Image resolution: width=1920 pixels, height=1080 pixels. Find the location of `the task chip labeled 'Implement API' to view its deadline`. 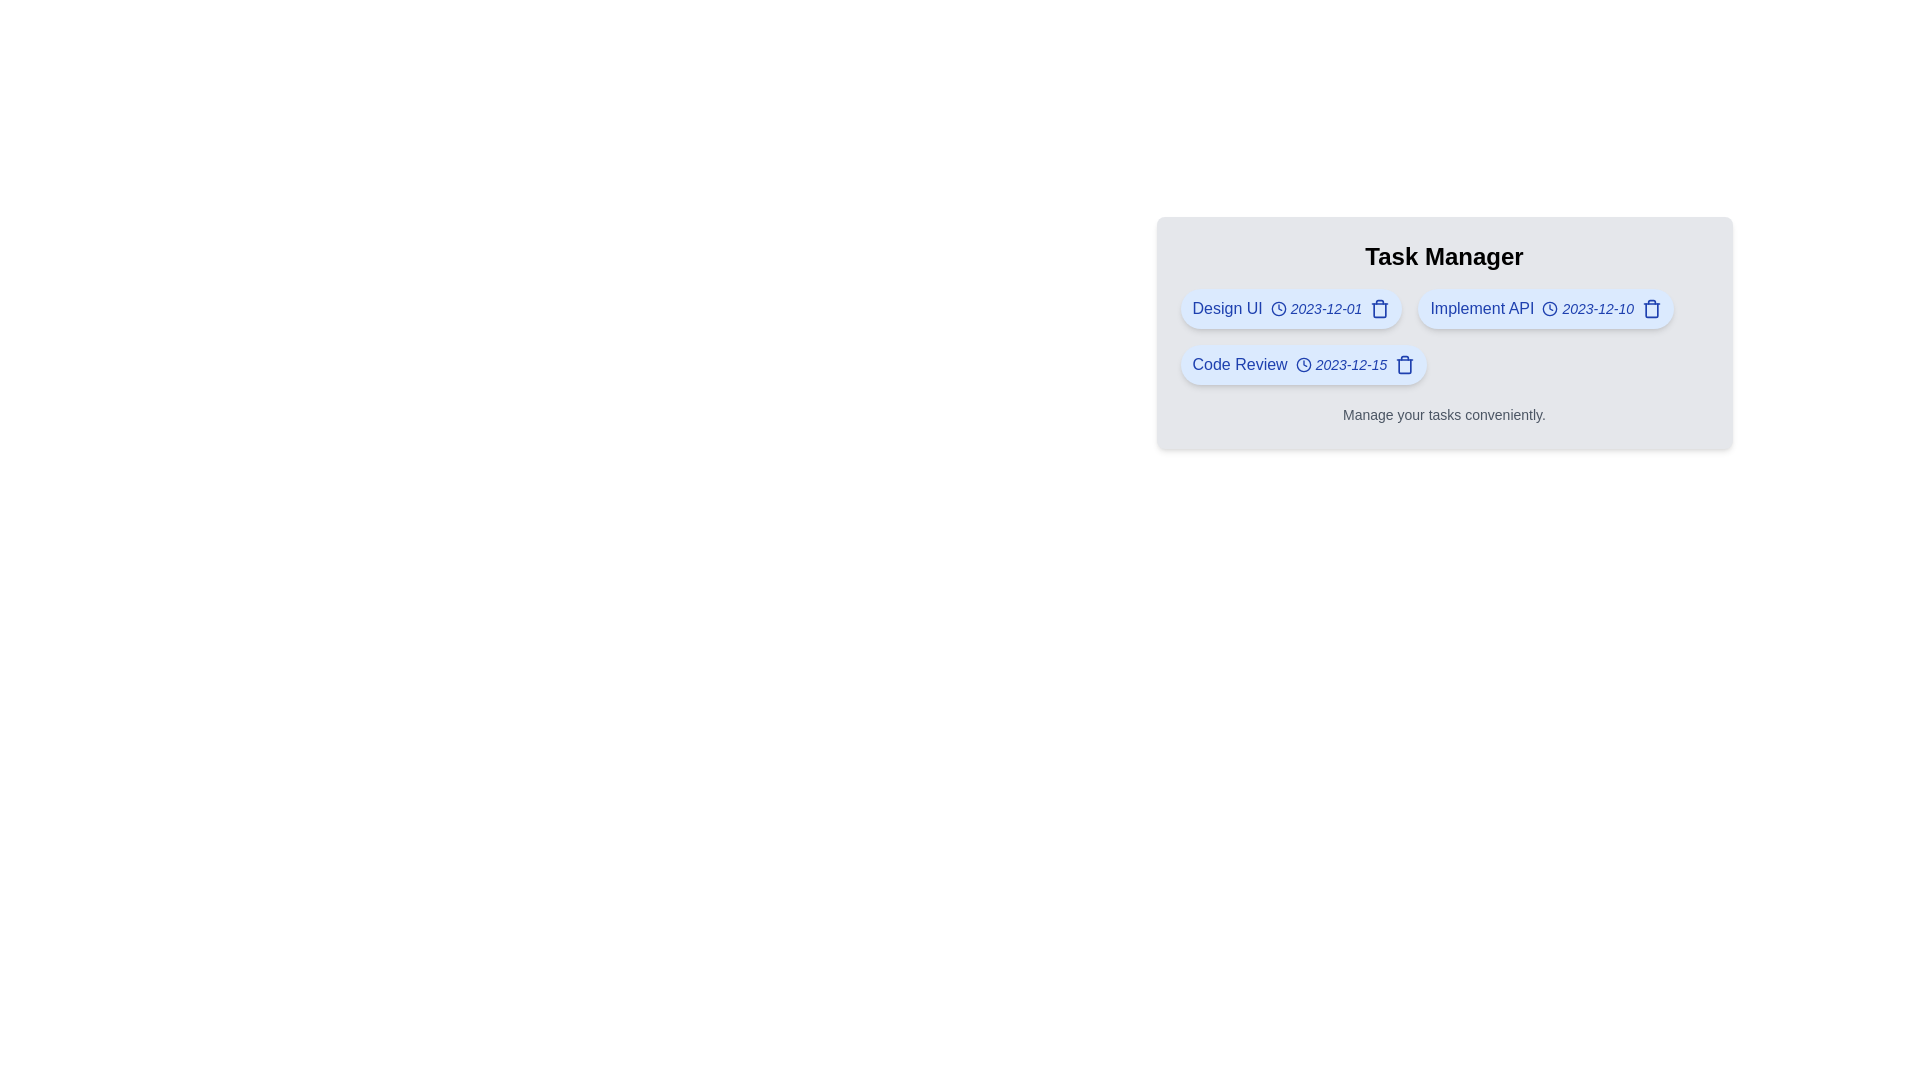

the task chip labeled 'Implement API' to view its deadline is located at coordinates (1545, 308).